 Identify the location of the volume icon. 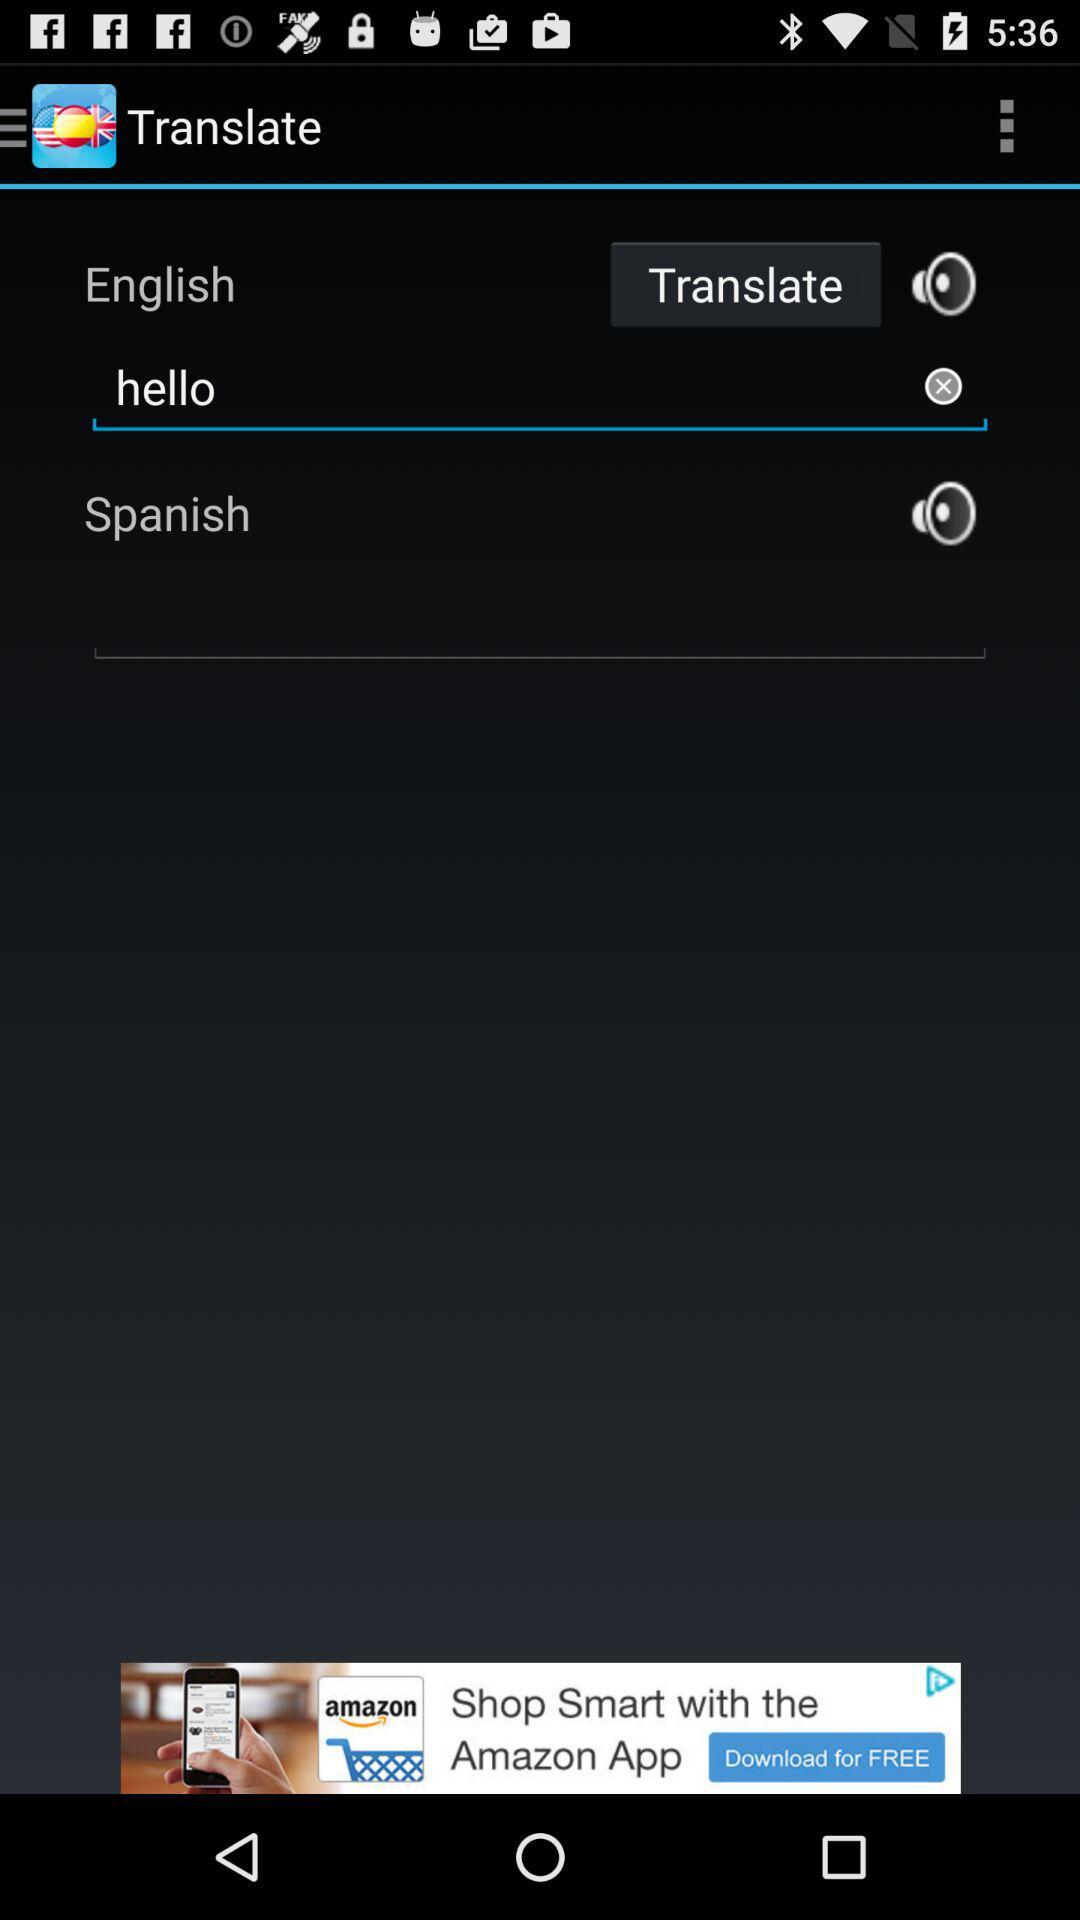
(943, 302).